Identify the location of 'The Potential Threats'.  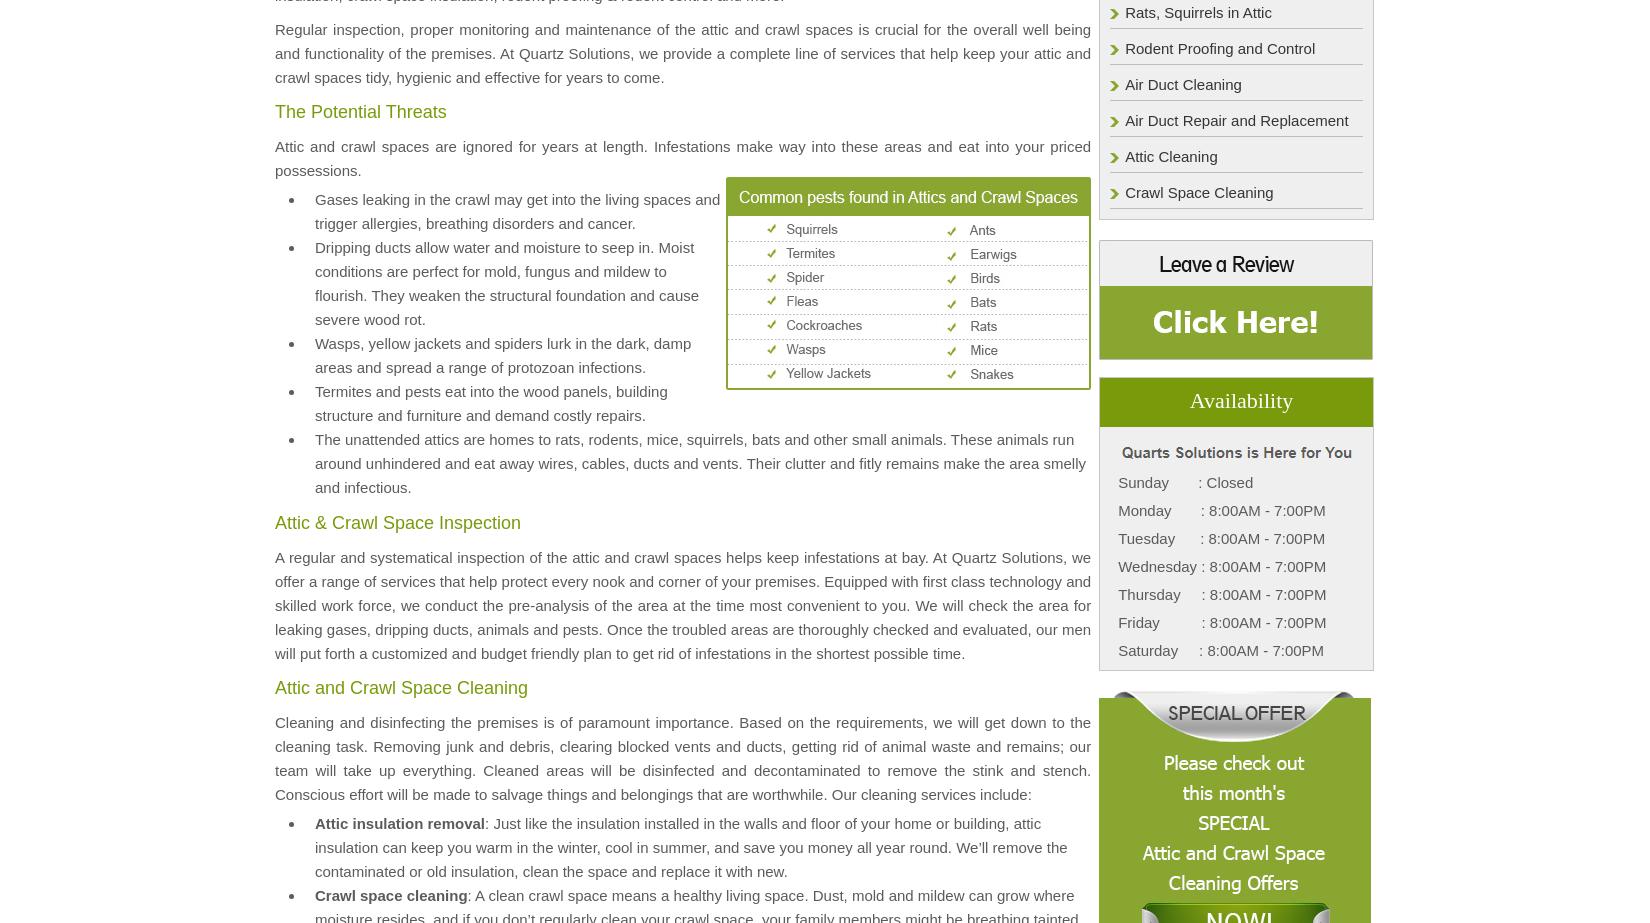
(360, 111).